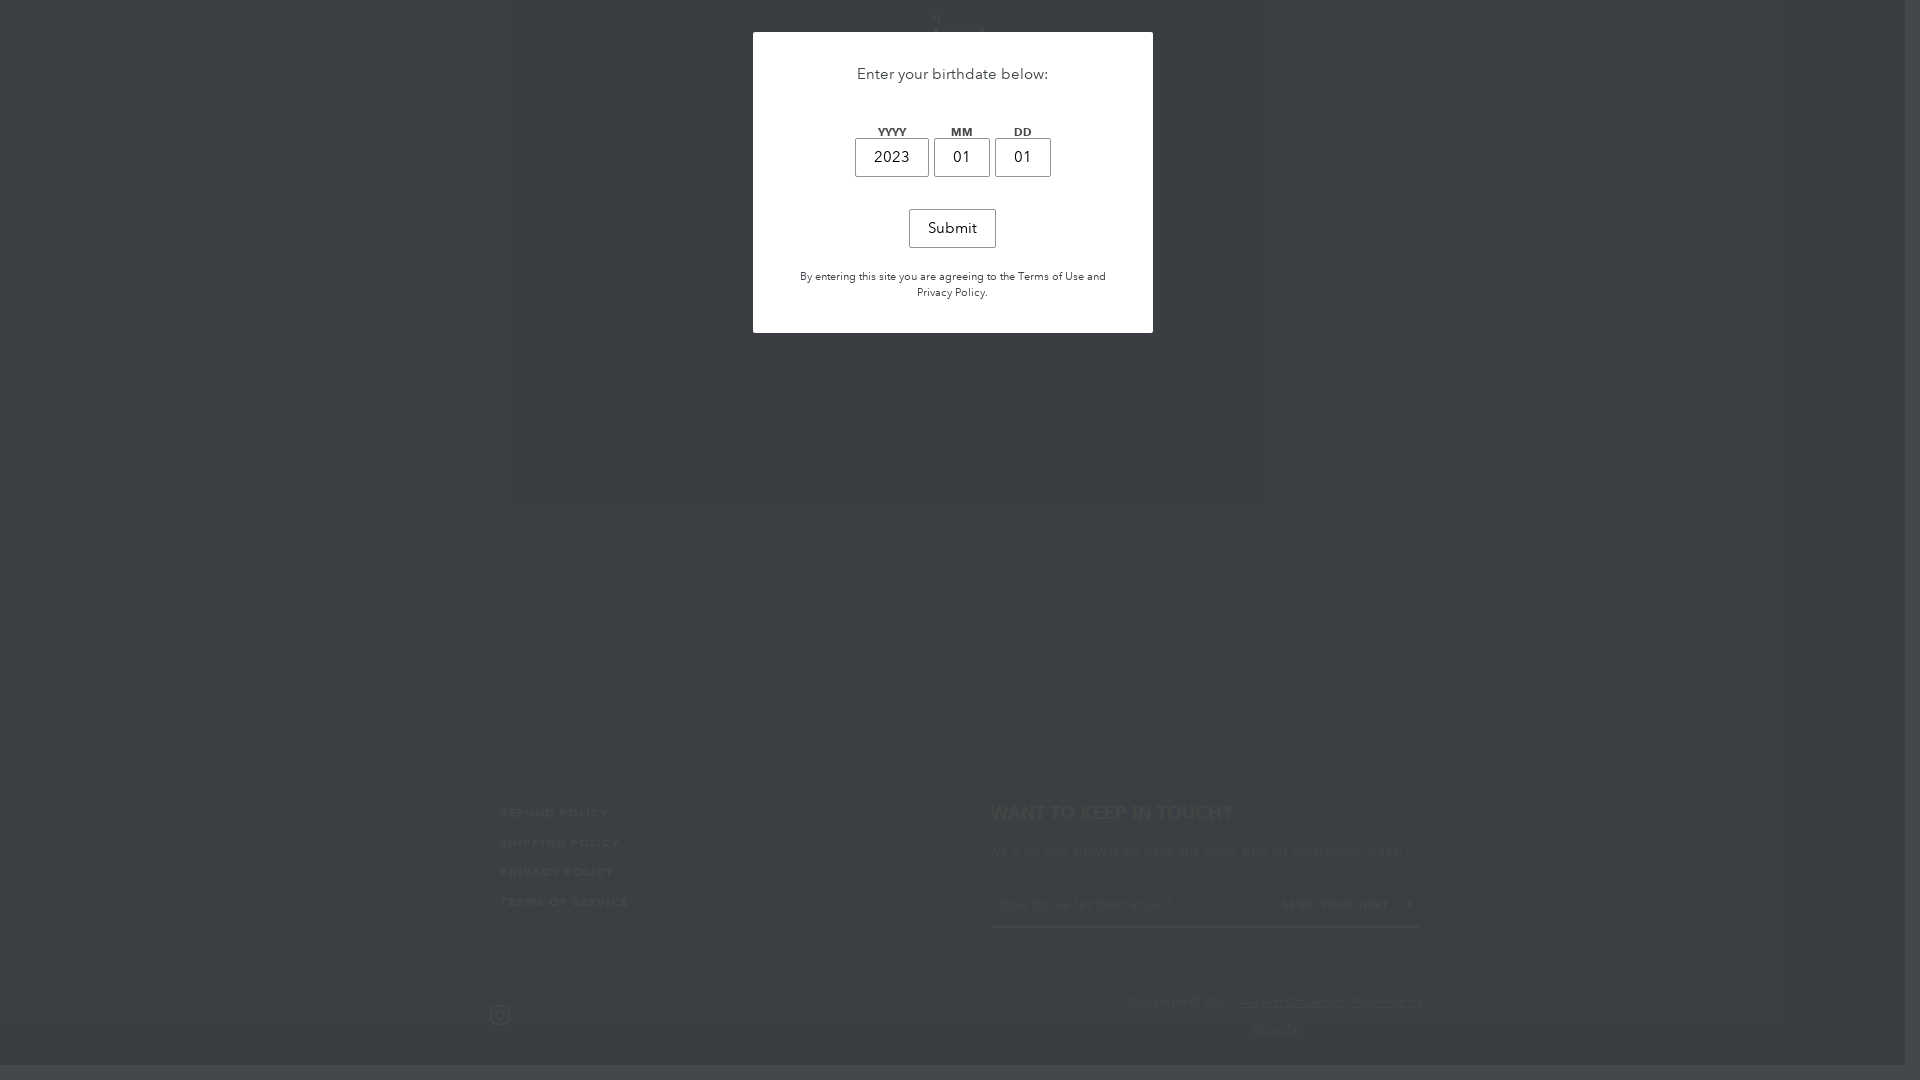 The width and height of the screenshot is (1920, 1080). What do you see at coordinates (1292, 1002) in the screenshot?
I see `'A Twist Of Lemon'` at bounding box center [1292, 1002].